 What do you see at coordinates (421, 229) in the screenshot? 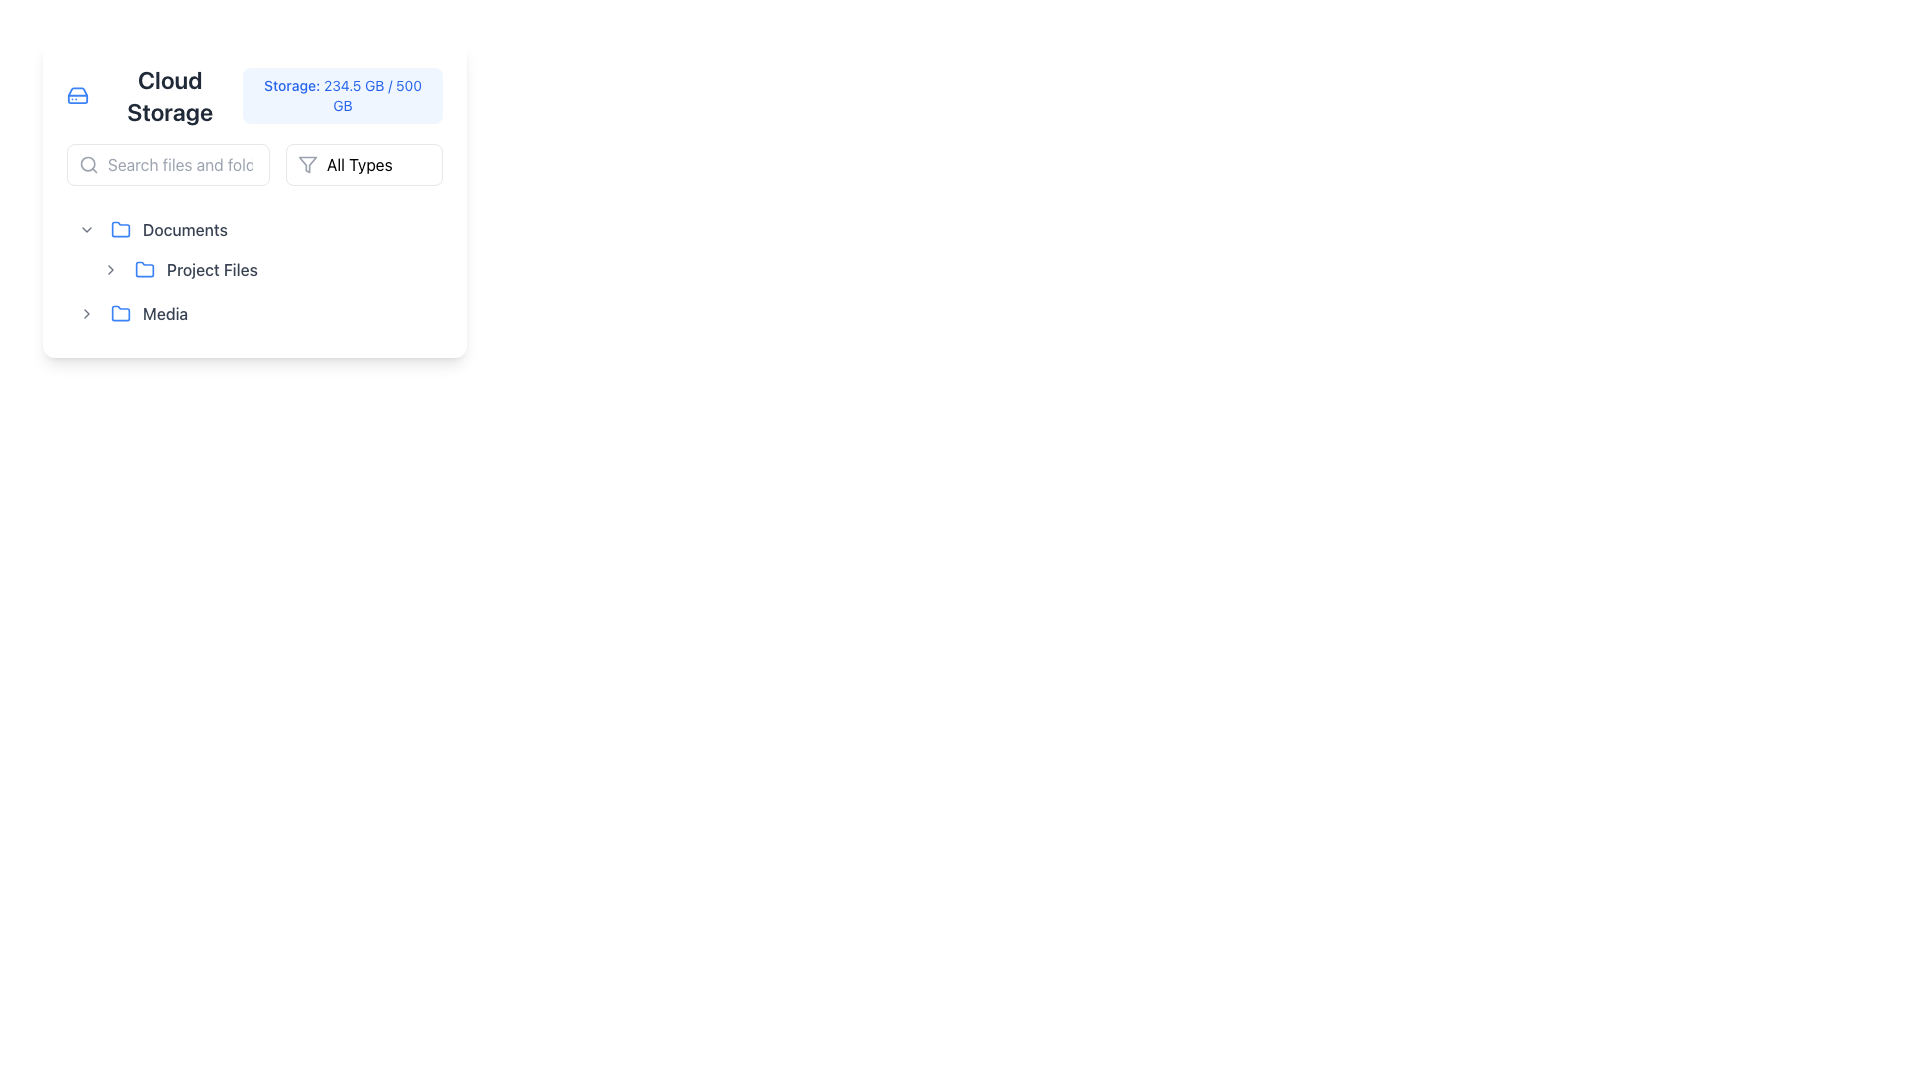
I see `the overflow options menu button located at the right end of the horizontal toolbar above the list structure` at bounding box center [421, 229].